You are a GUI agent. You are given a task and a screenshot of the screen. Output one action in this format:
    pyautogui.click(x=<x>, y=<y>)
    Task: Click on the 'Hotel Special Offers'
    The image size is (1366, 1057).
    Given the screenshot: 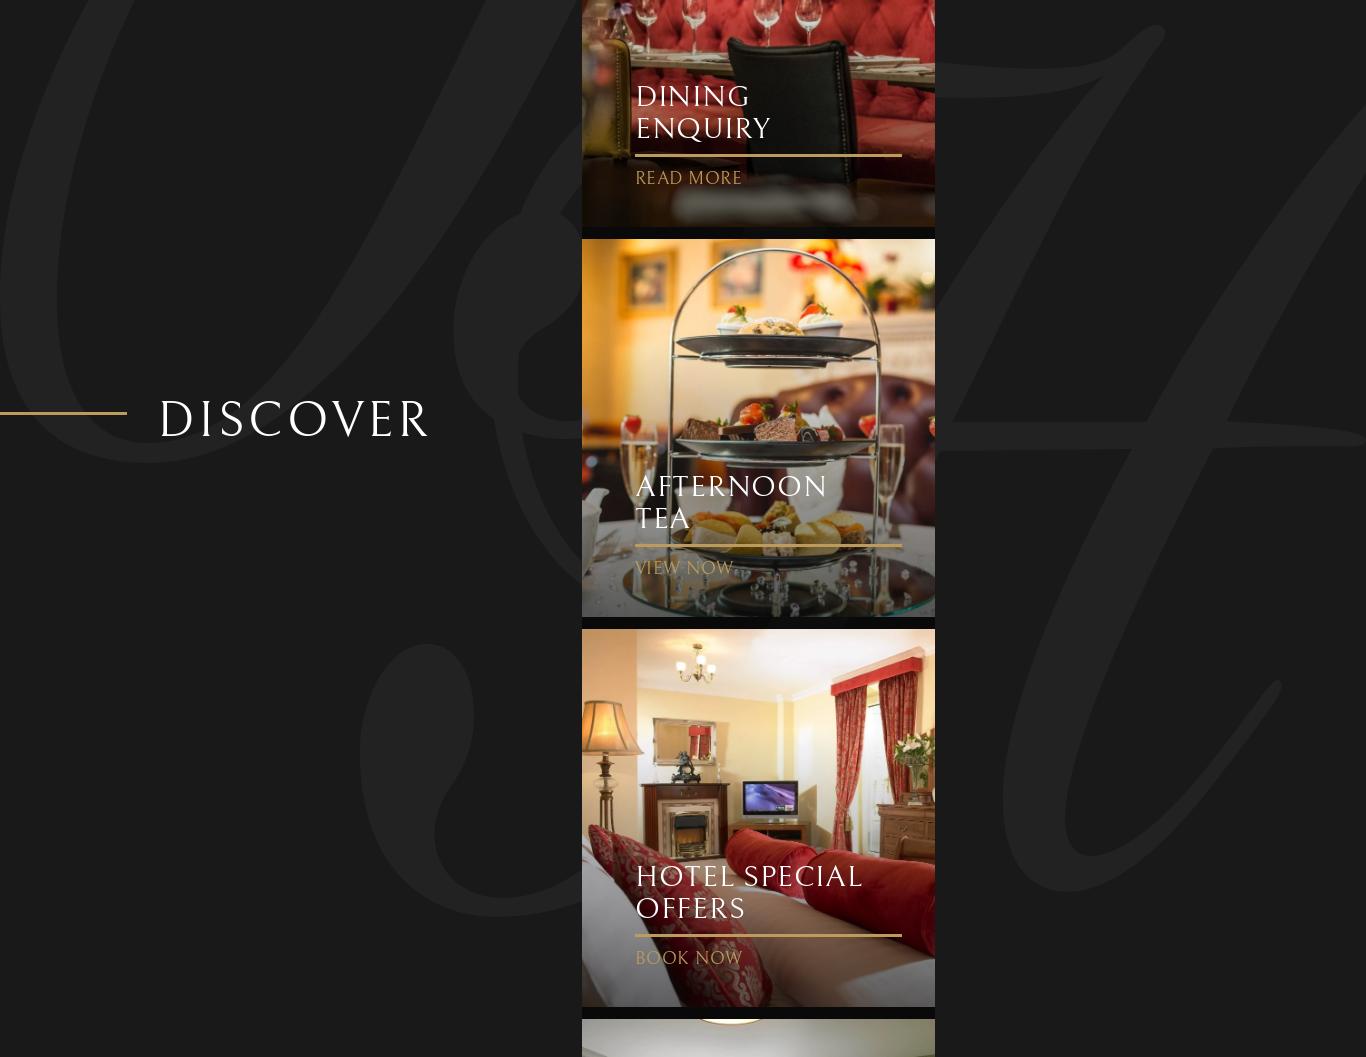 What is the action you would take?
    pyautogui.click(x=632, y=891)
    